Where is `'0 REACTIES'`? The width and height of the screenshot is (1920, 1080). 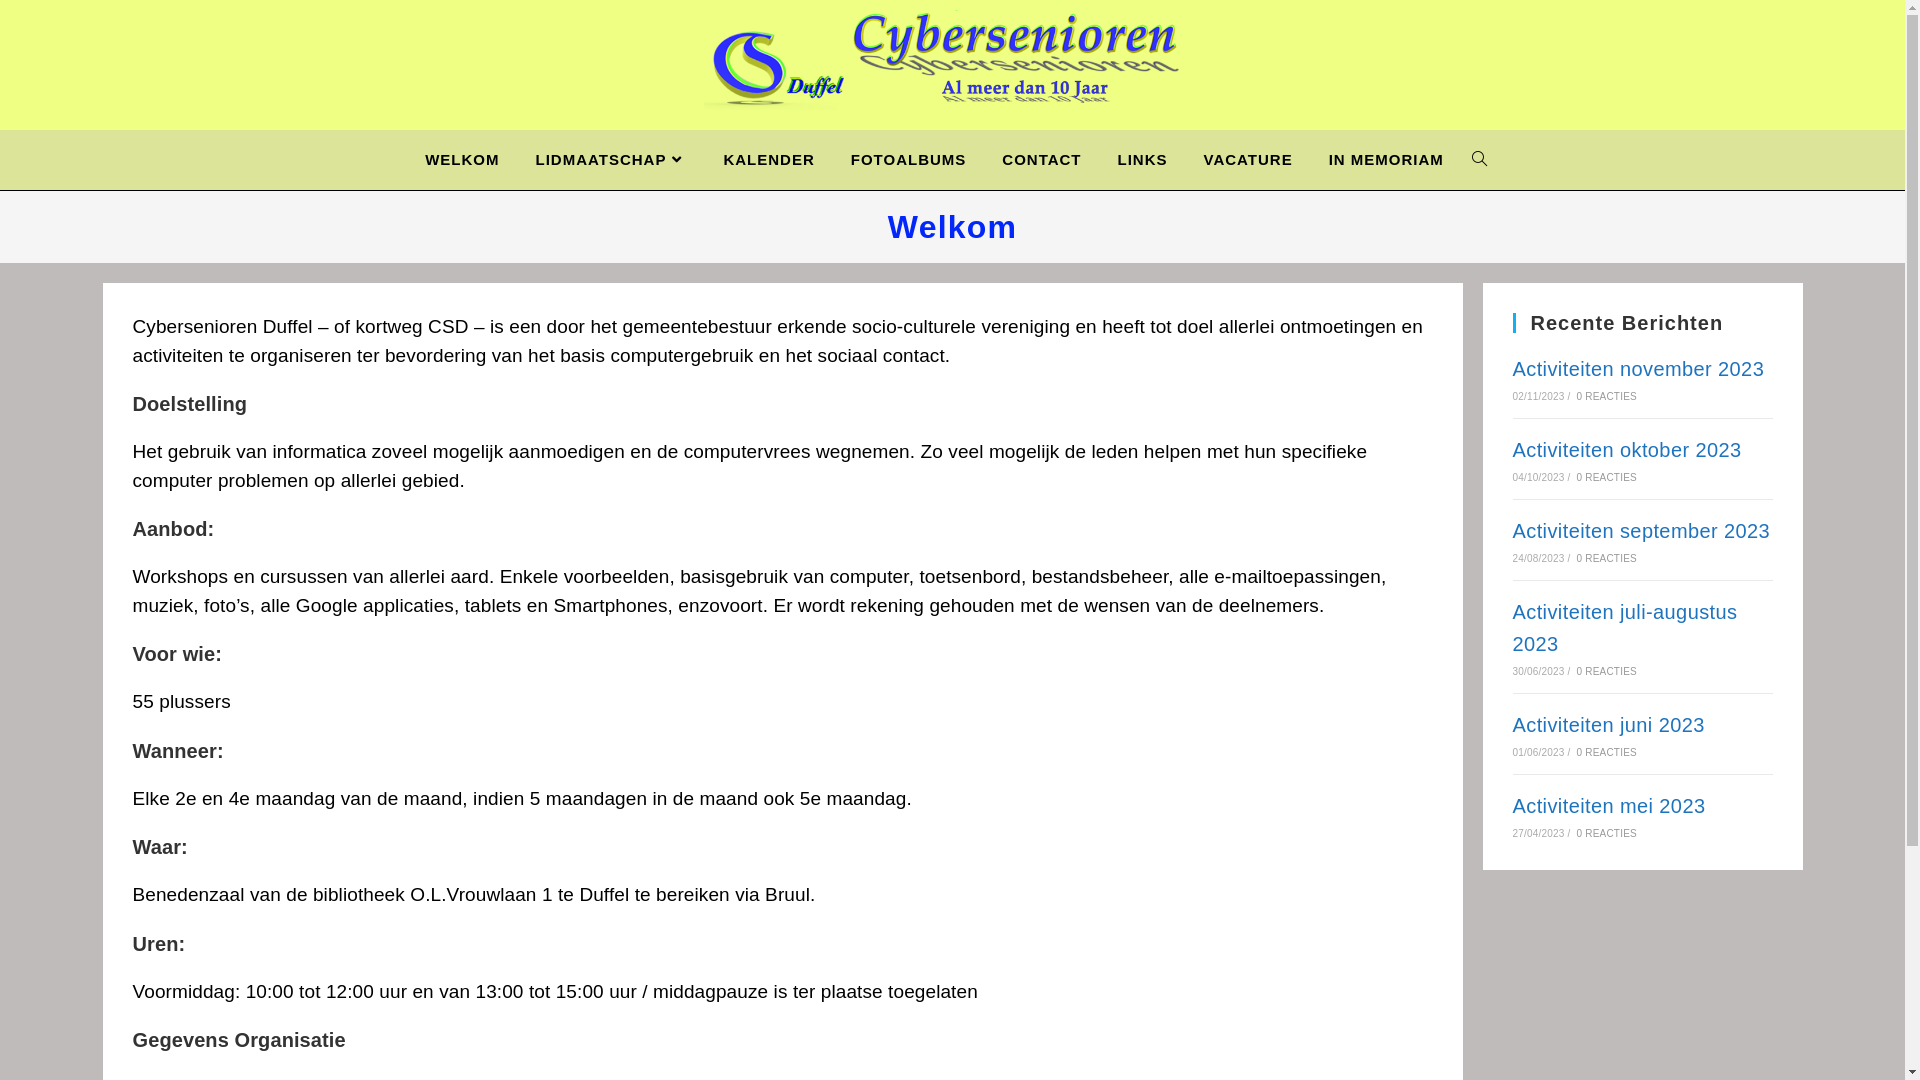
'0 REACTIES' is located at coordinates (1607, 752).